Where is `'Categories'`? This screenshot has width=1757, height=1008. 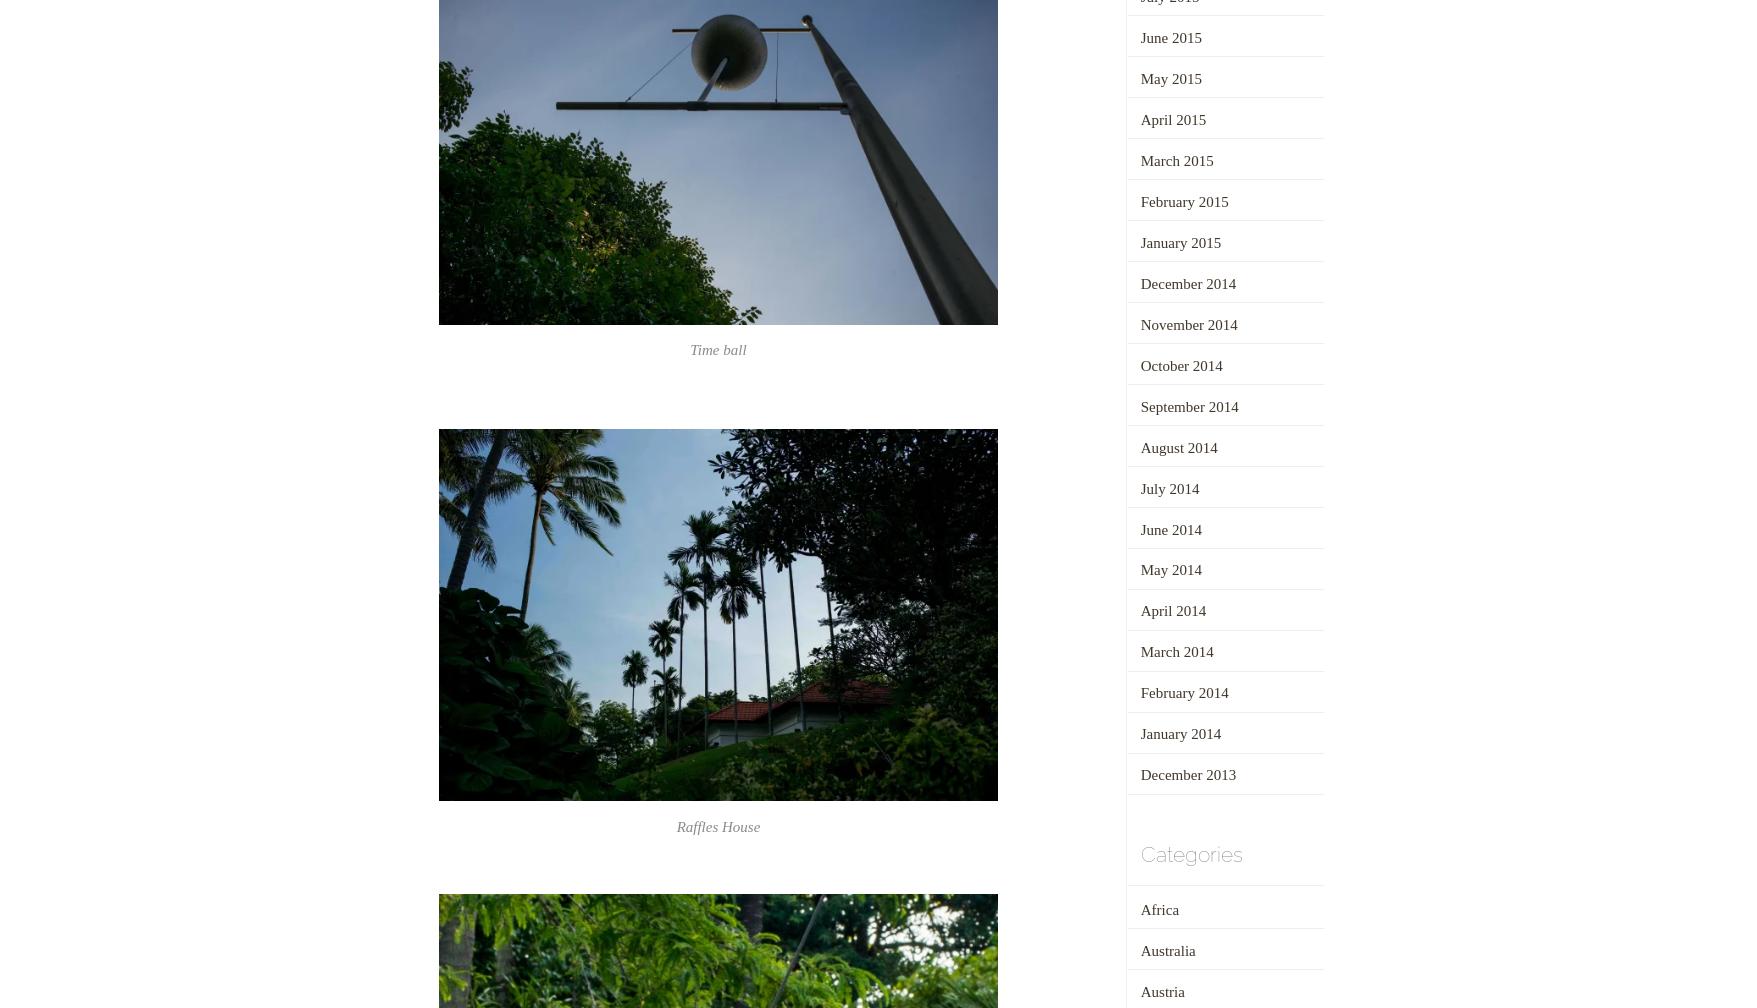 'Categories' is located at coordinates (1138, 853).